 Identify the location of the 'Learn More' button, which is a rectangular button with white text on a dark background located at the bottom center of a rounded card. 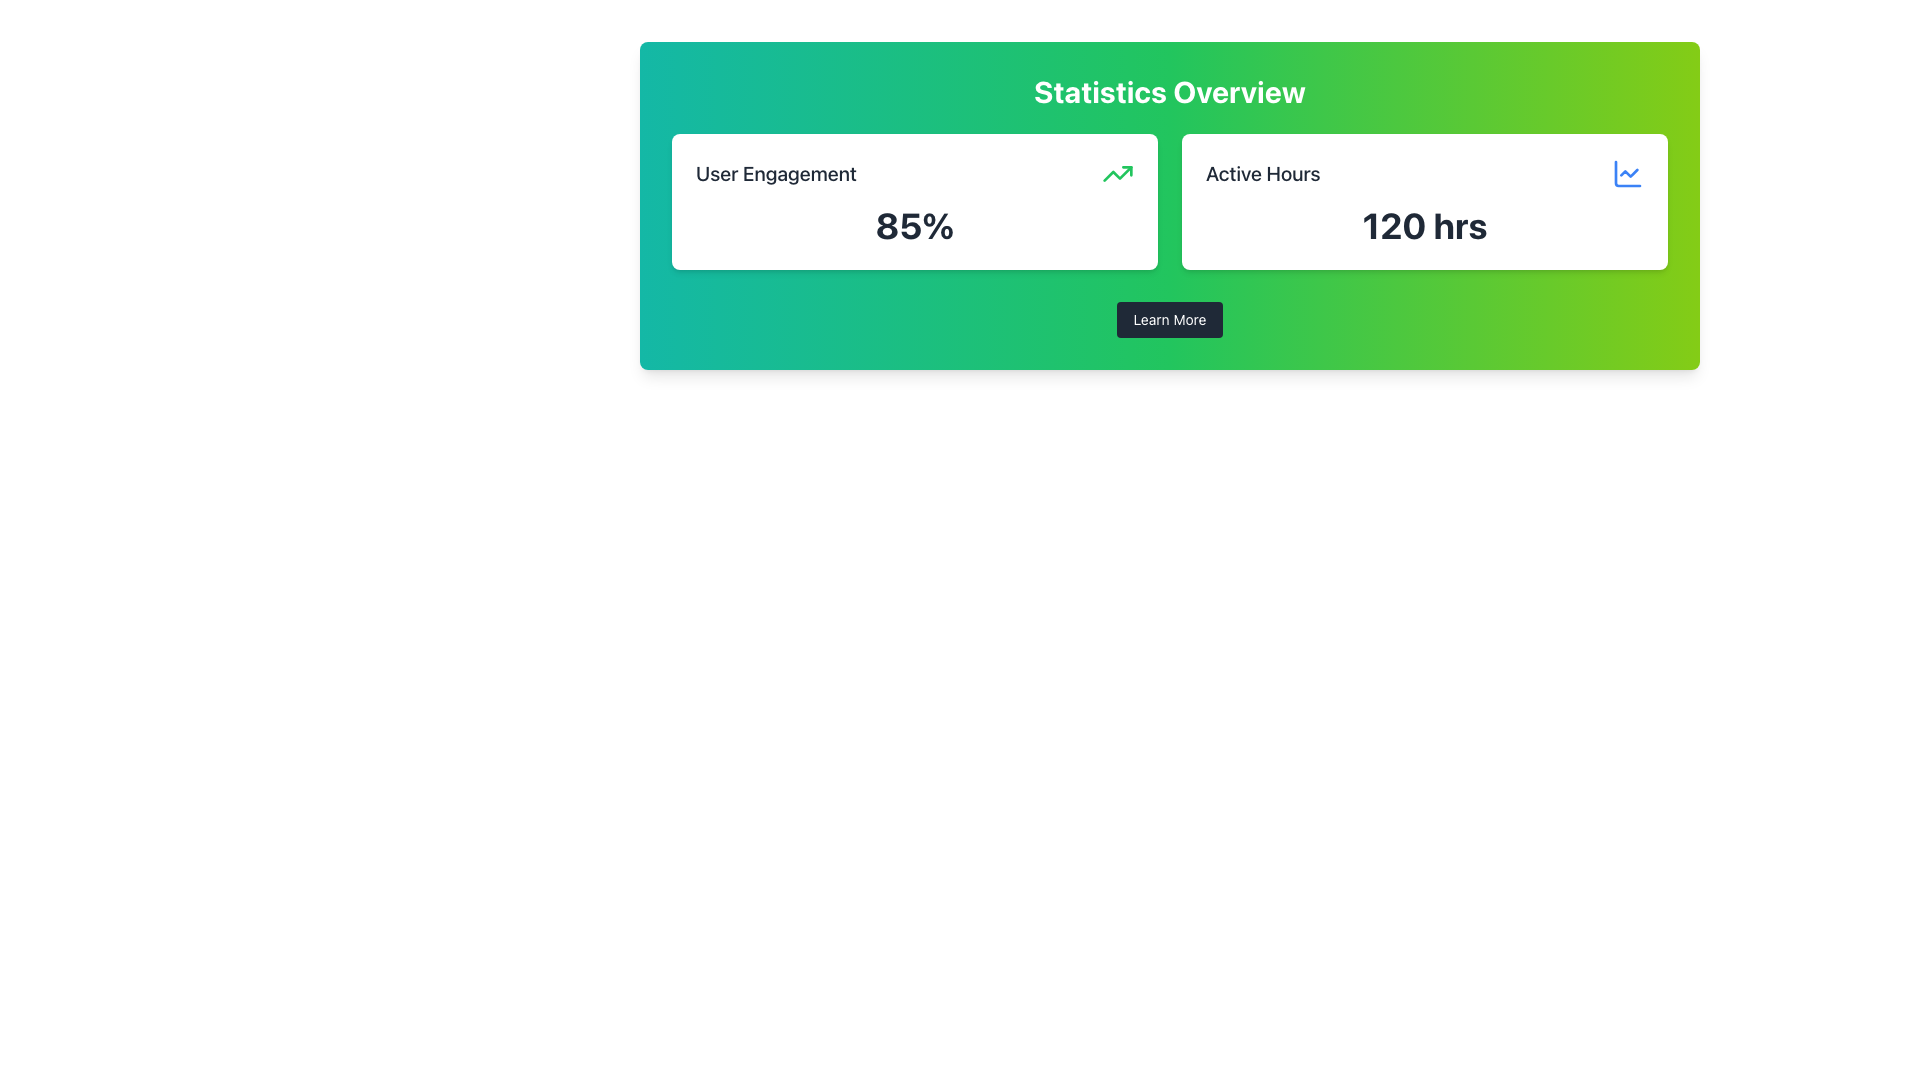
(1170, 319).